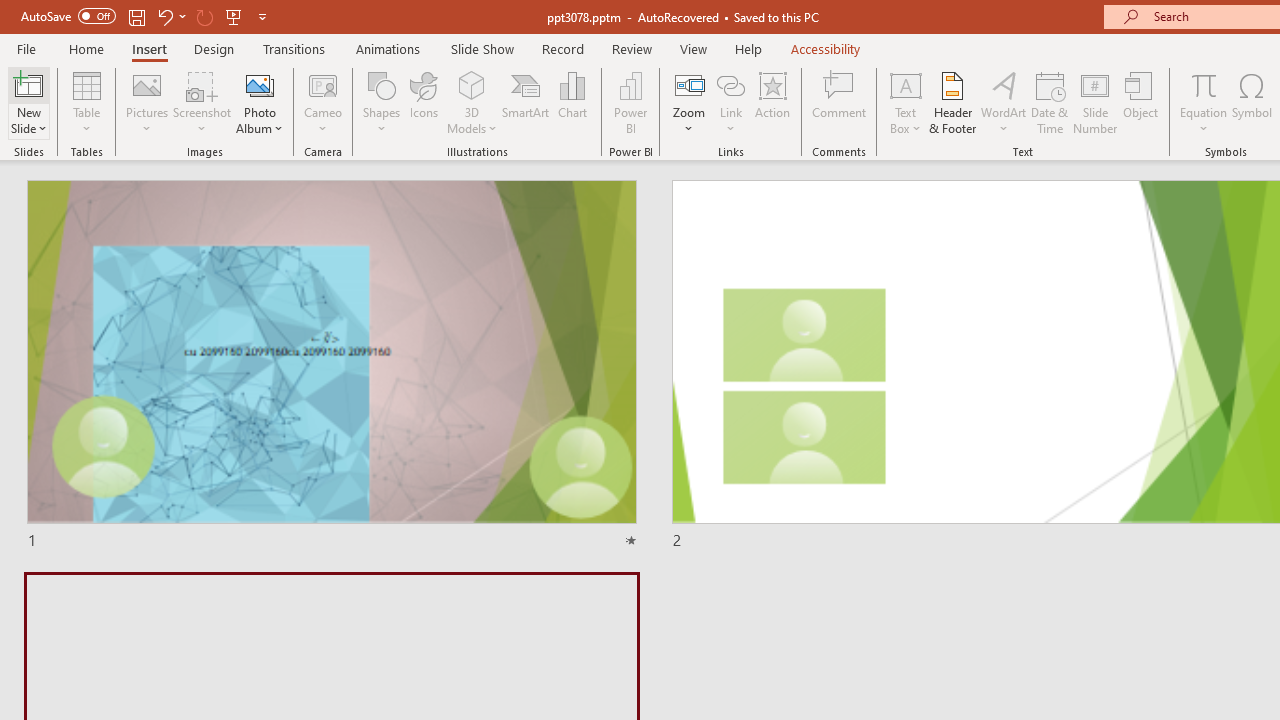 This screenshot has width=1280, height=720. I want to click on 'Link', so click(730, 84).